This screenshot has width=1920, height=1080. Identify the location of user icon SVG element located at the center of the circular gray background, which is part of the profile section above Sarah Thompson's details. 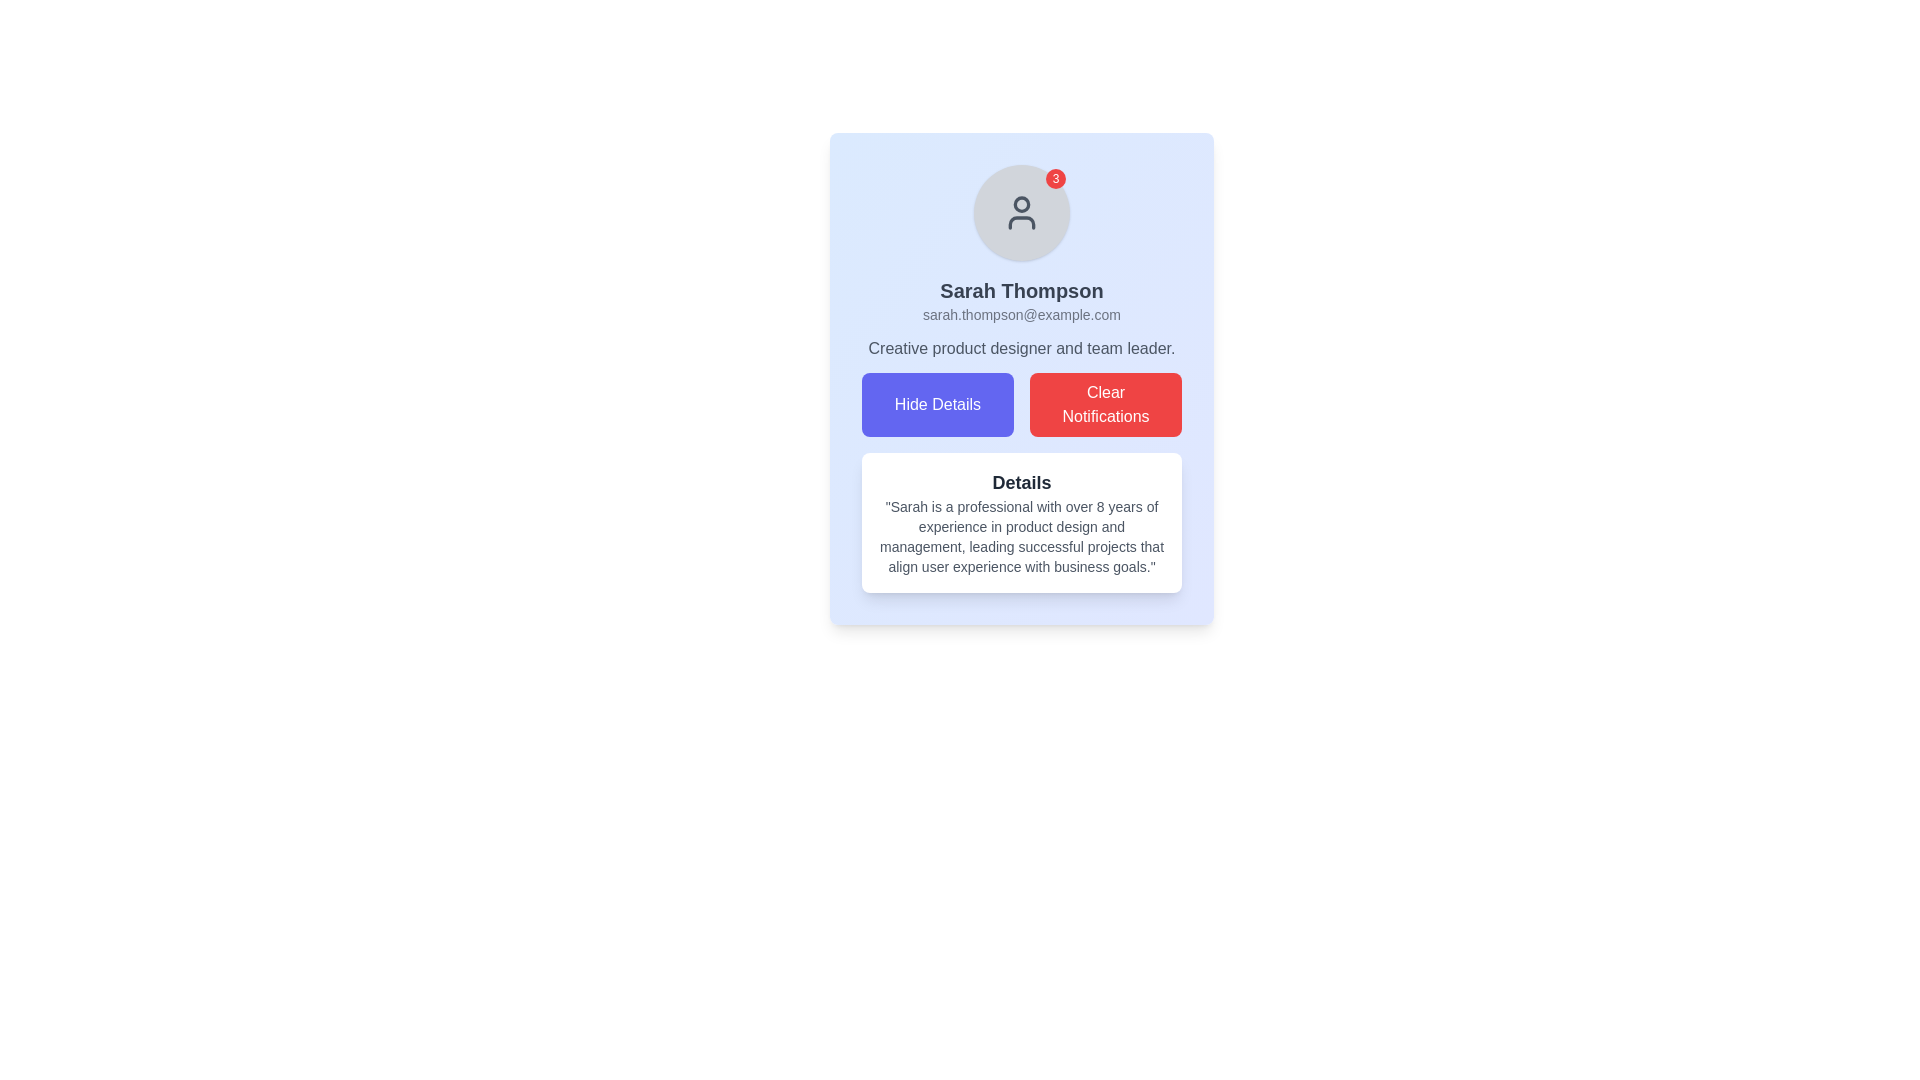
(1022, 212).